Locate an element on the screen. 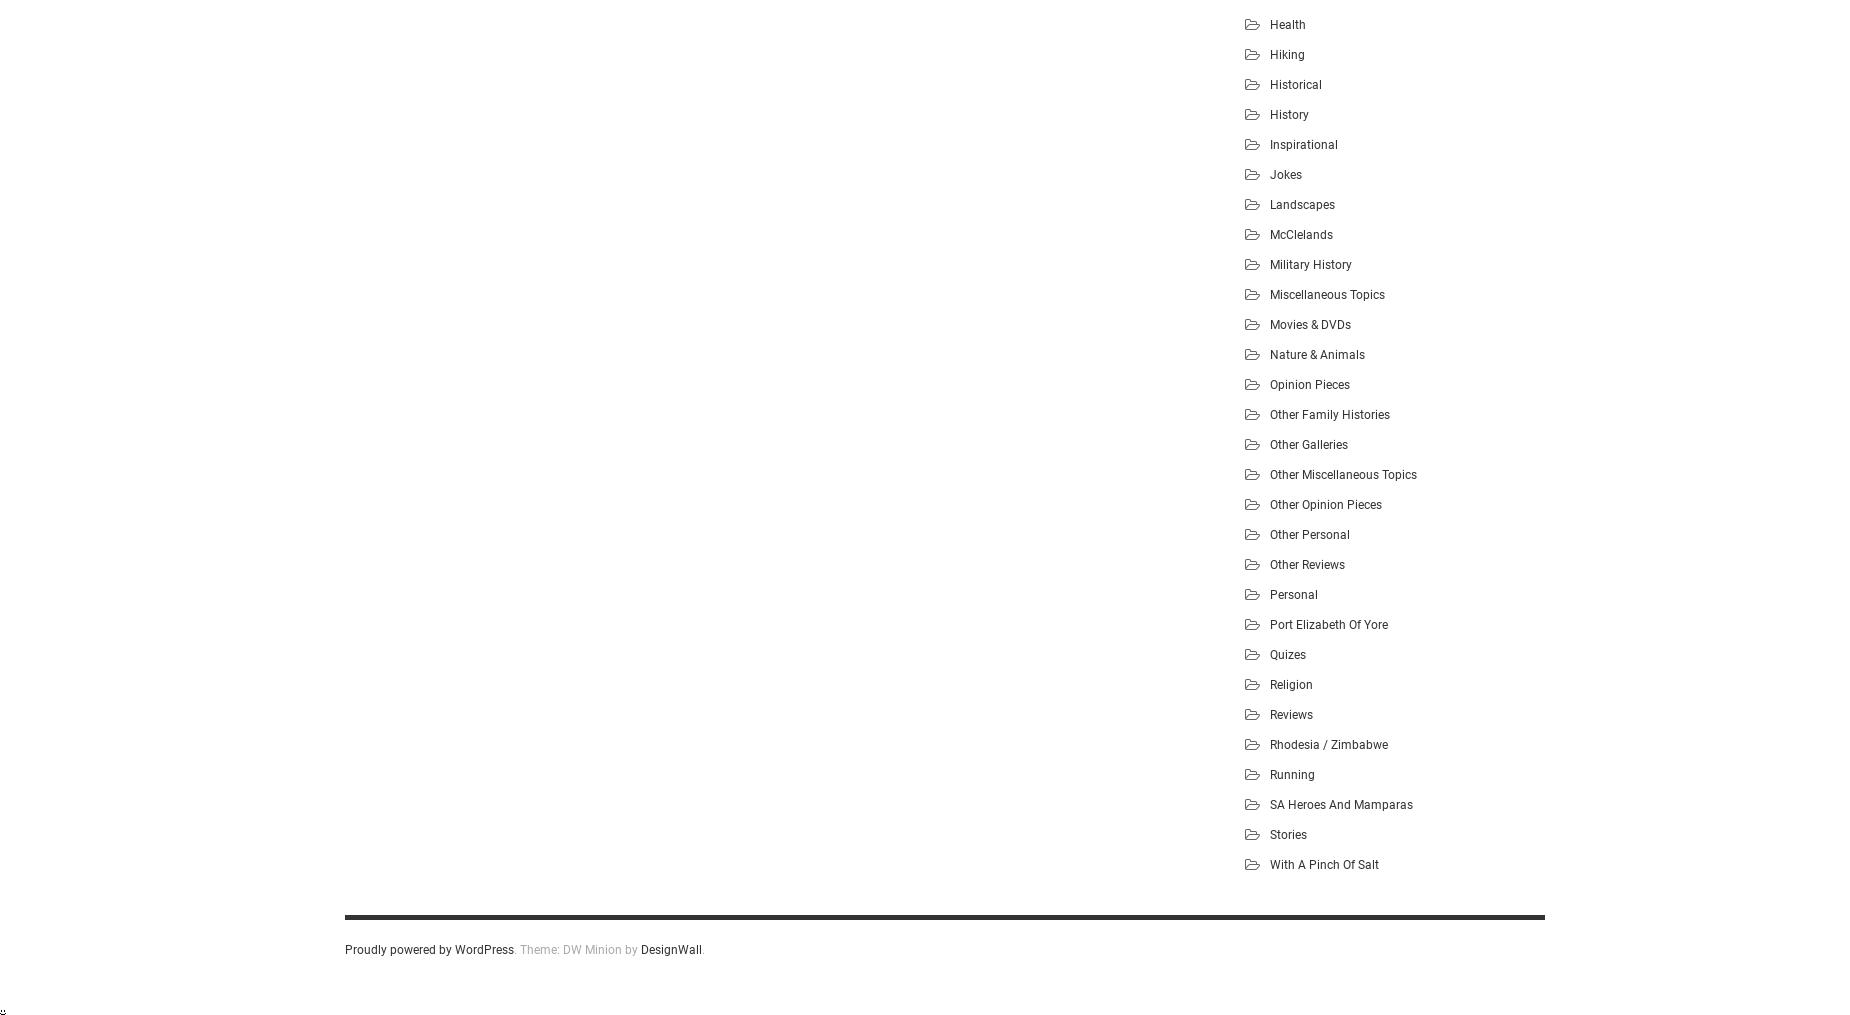 This screenshot has width=1850, height=1015. 'Hiking' is located at coordinates (1286, 52).